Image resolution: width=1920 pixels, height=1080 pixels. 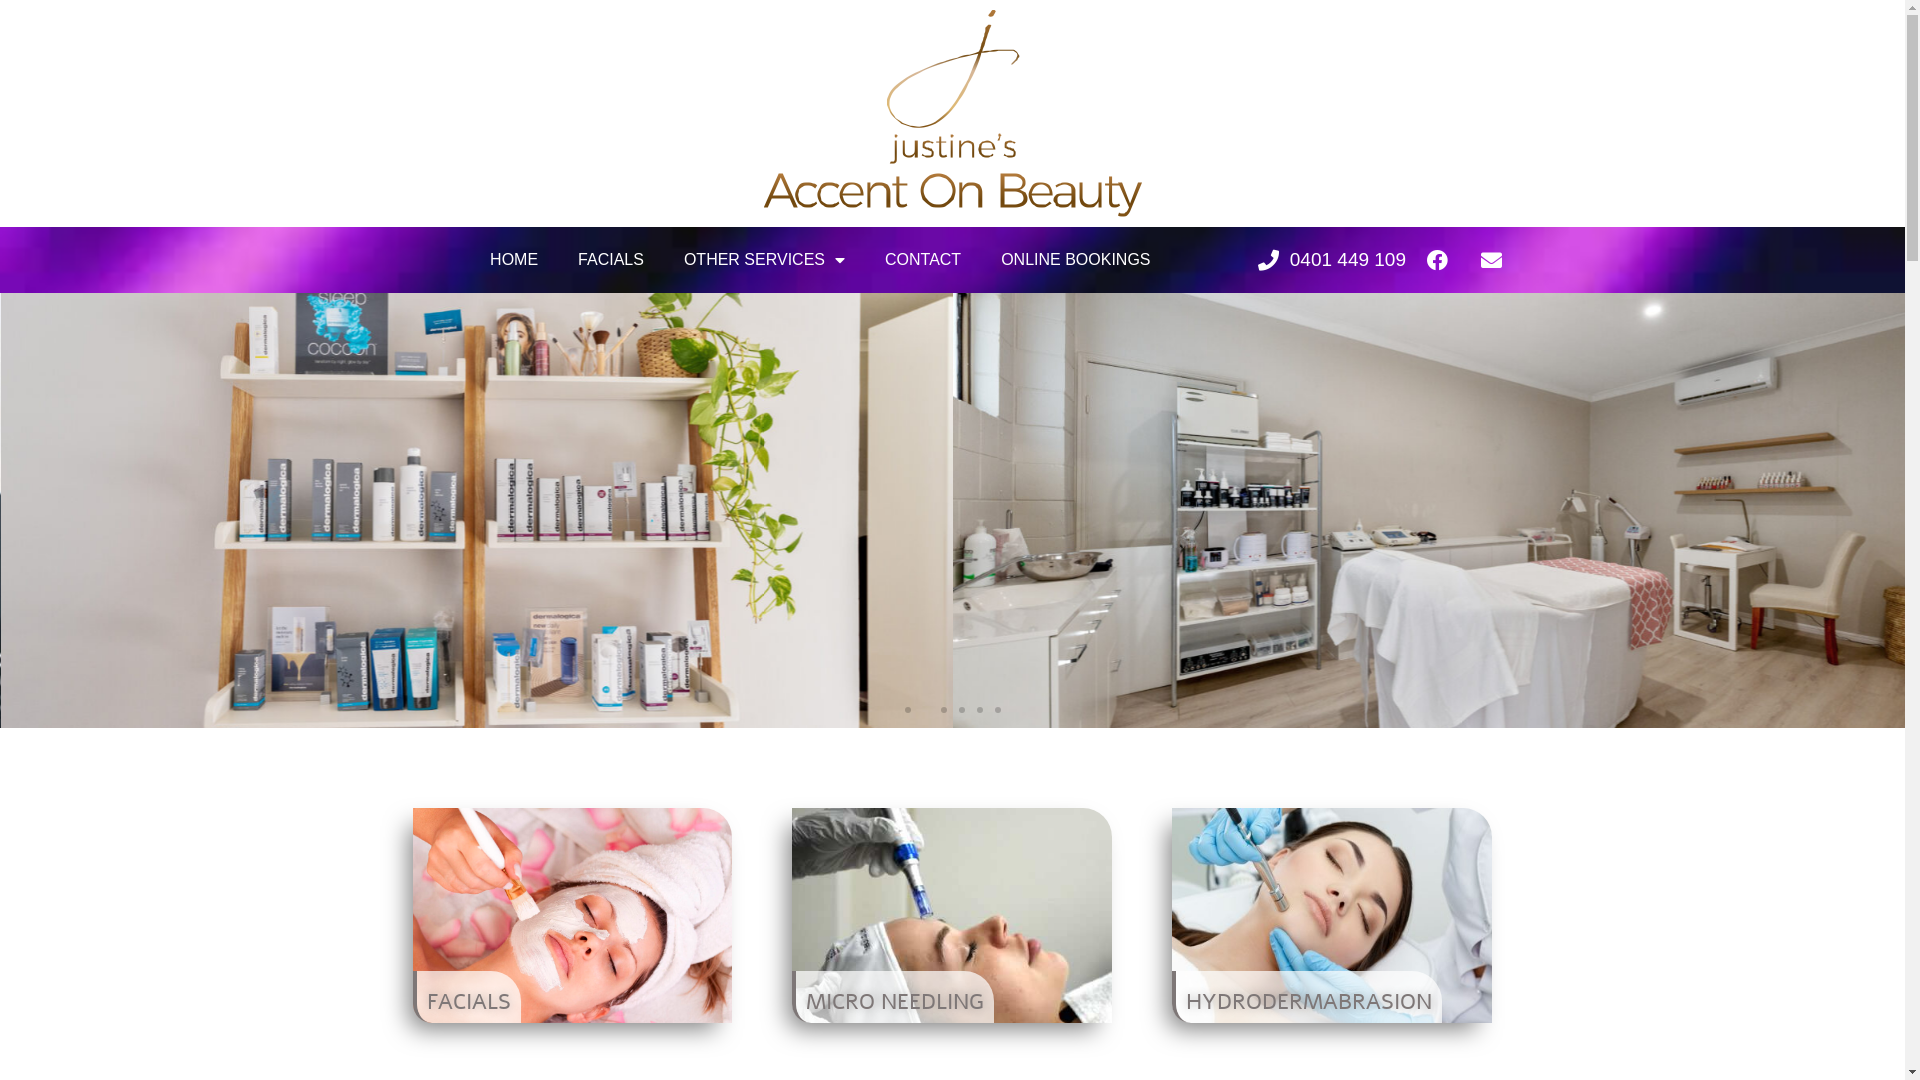 What do you see at coordinates (1074, 258) in the screenshot?
I see `'ONLINE BOOKINGS'` at bounding box center [1074, 258].